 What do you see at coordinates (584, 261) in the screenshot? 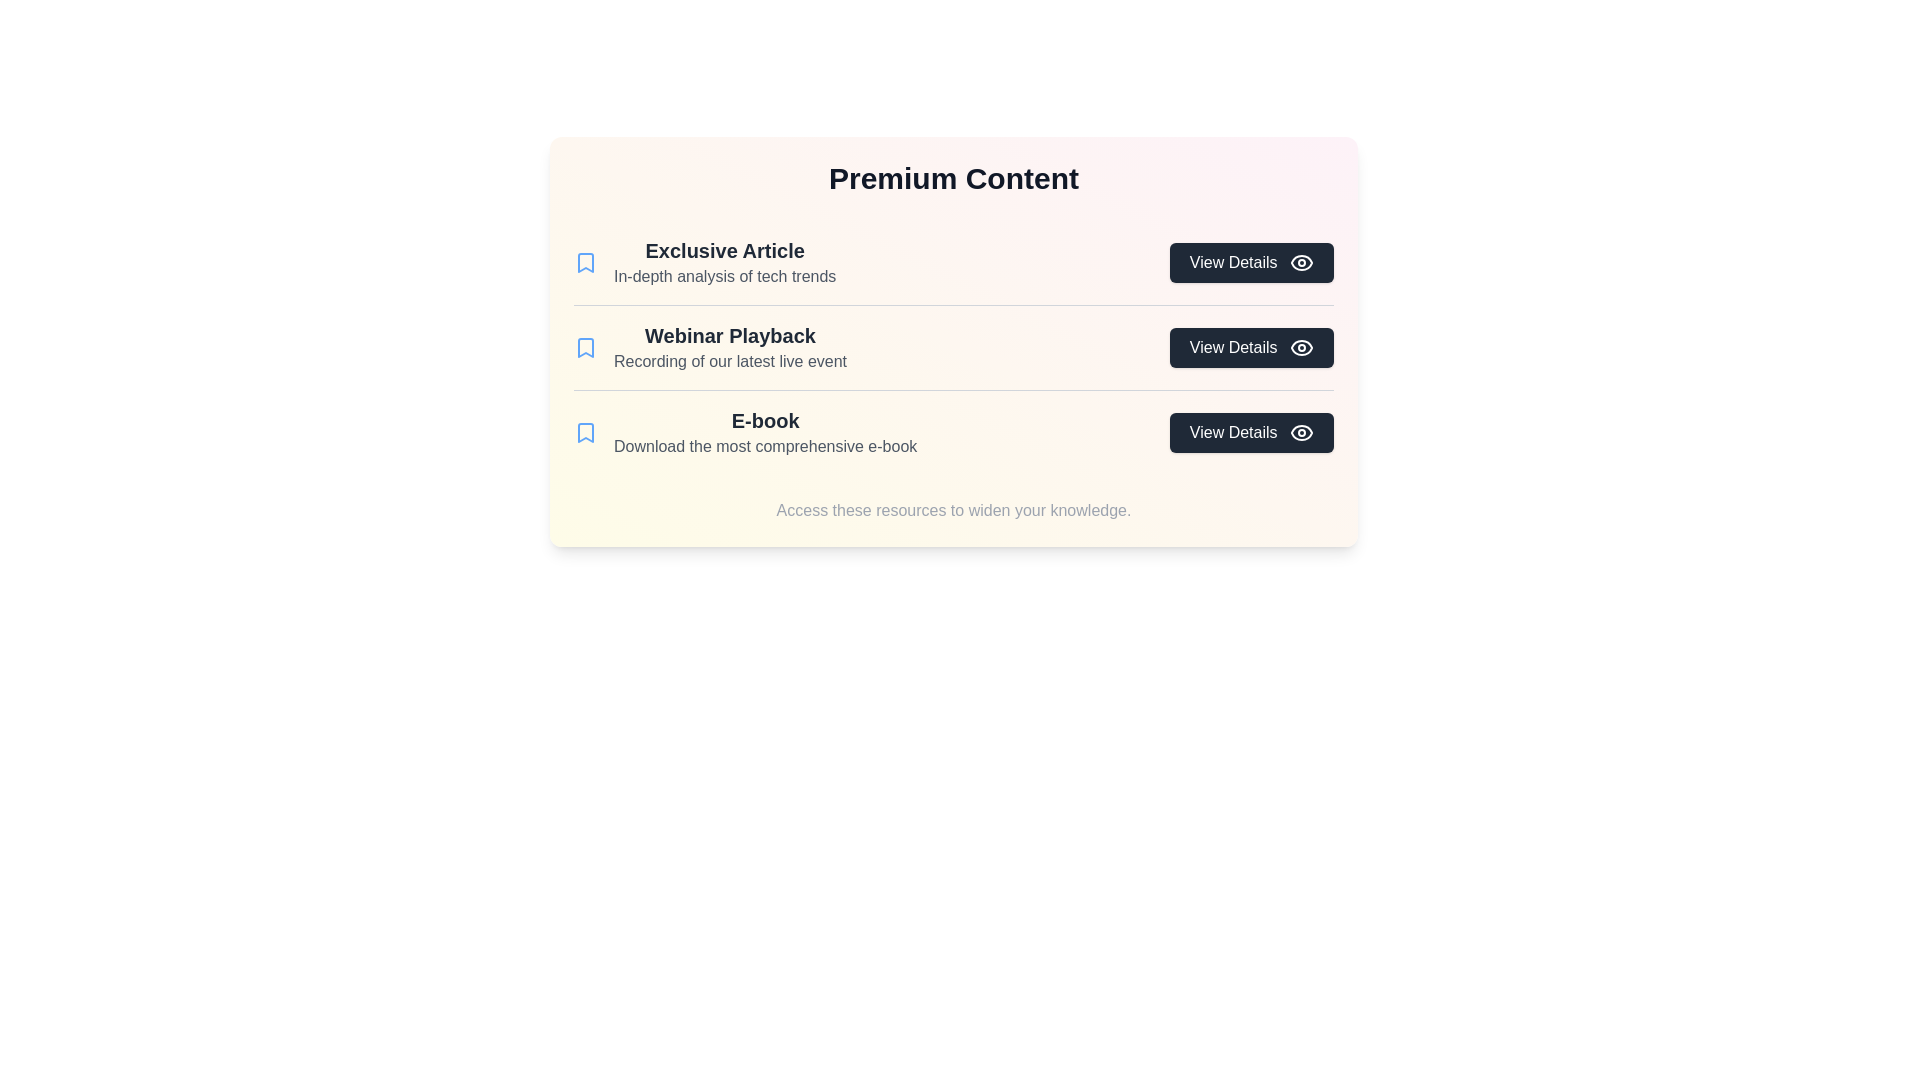
I see `the bookmark icon for the content item titled Exclusive Article` at bounding box center [584, 261].